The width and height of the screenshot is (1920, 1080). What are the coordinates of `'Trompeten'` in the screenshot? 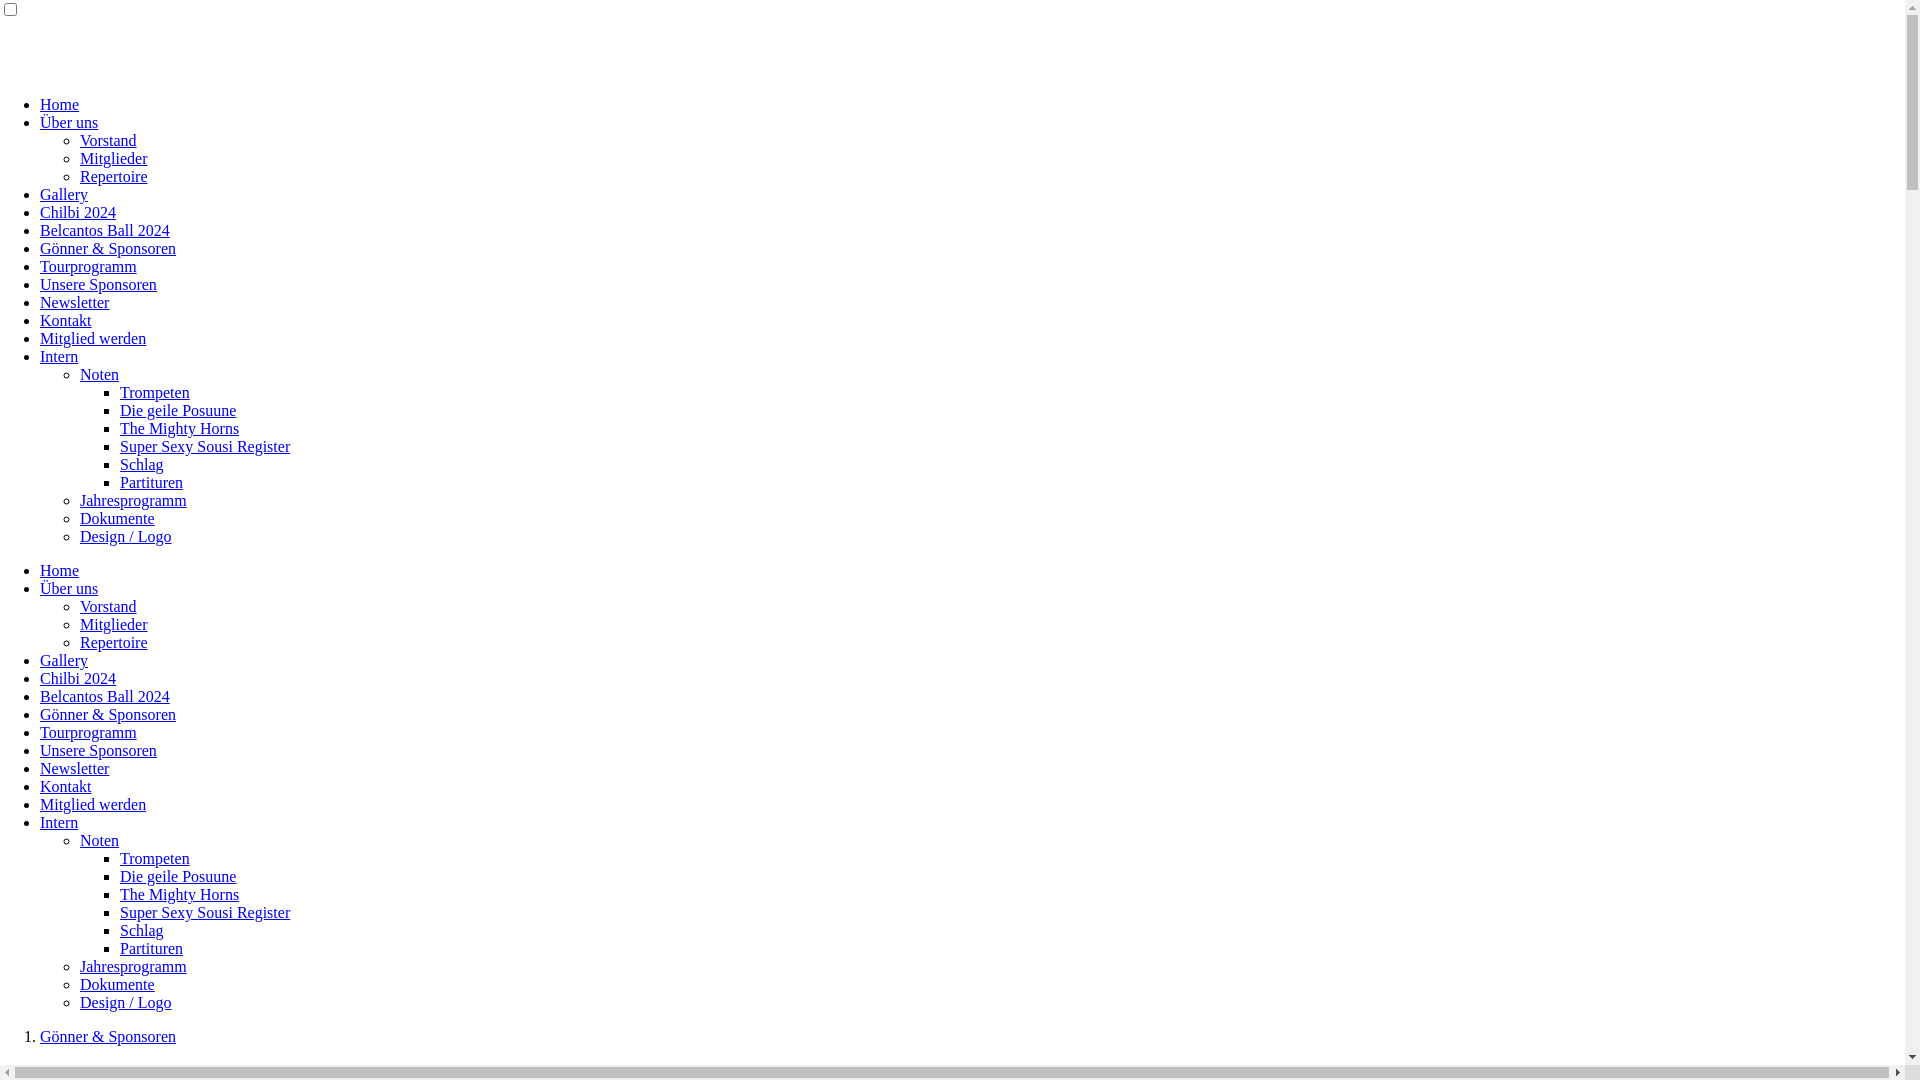 It's located at (153, 857).